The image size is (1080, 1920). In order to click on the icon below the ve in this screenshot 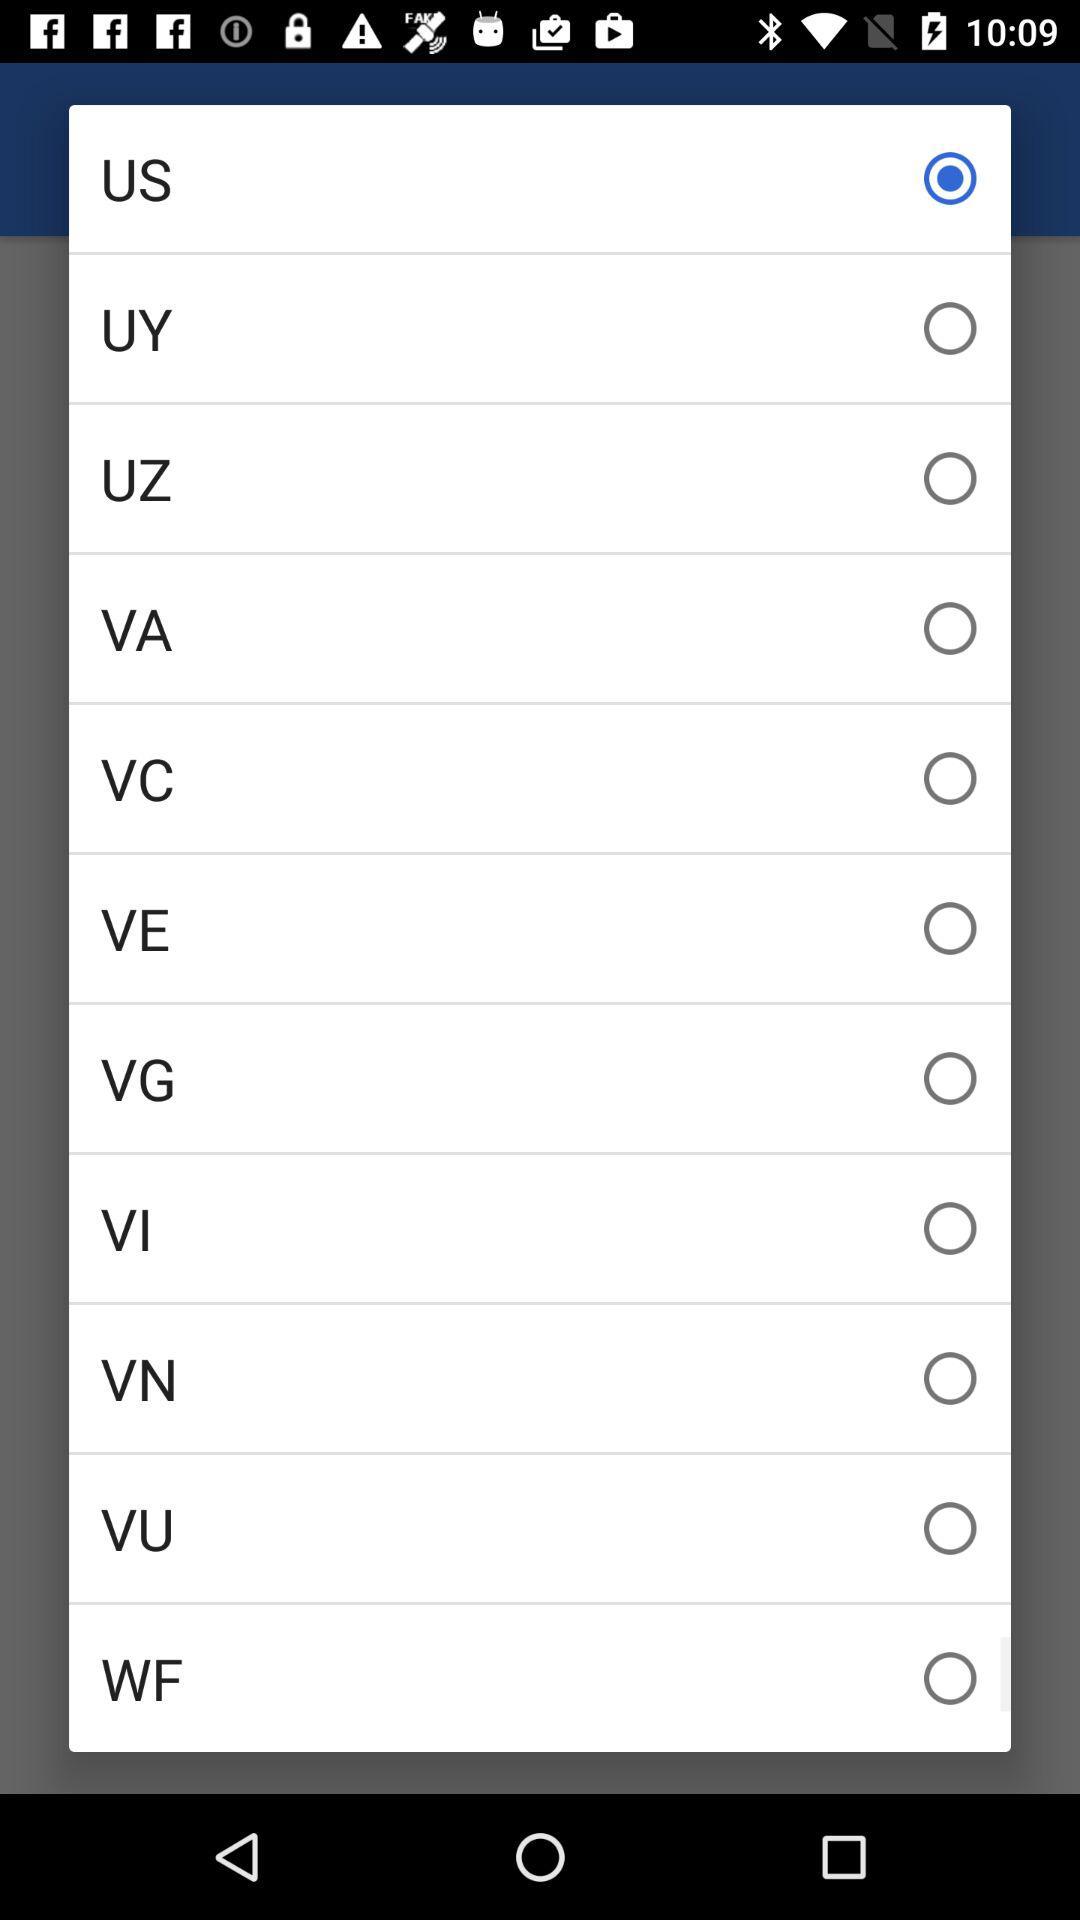, I will do `click(540, 1077)`.